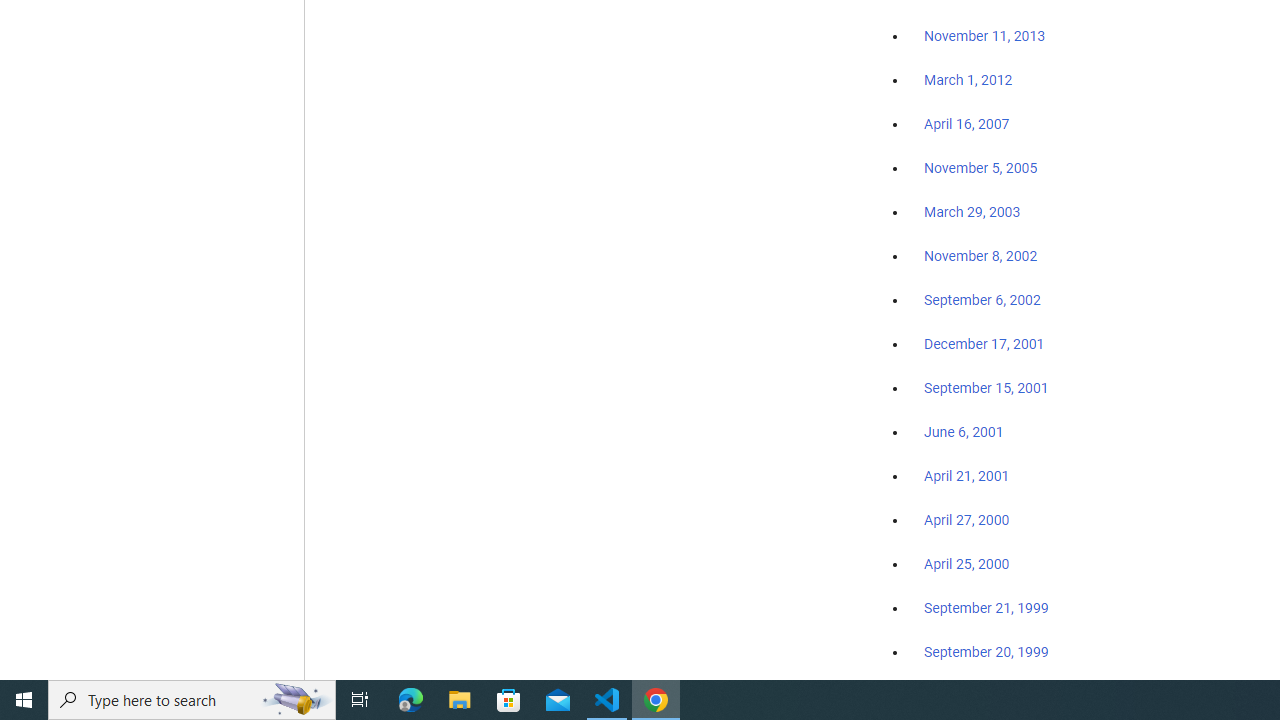  What do you see at coordinates (967, 124) in the screenshot?
I see `'April 16, 2007'` at bounding box center [967, 124].